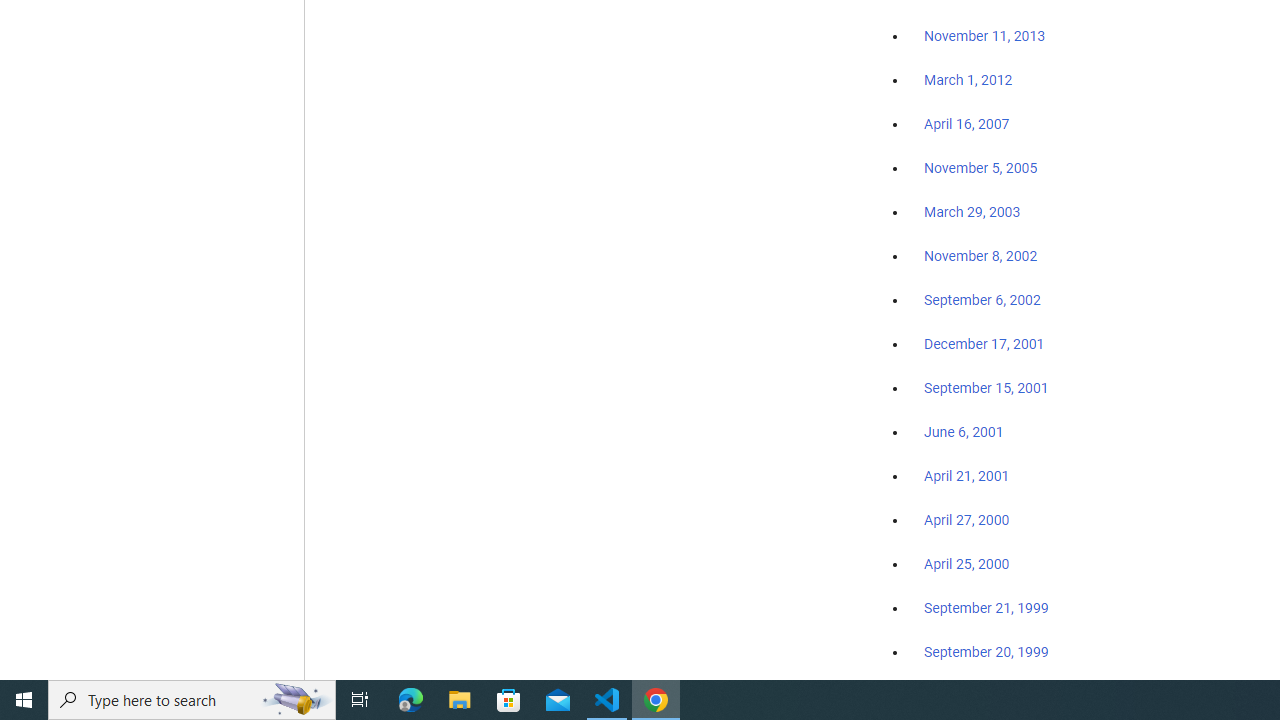  What do you see at coordinates (967, 124) in the screenshot?
I see `'April 16, 2007'` at bounding box center [967, 124].